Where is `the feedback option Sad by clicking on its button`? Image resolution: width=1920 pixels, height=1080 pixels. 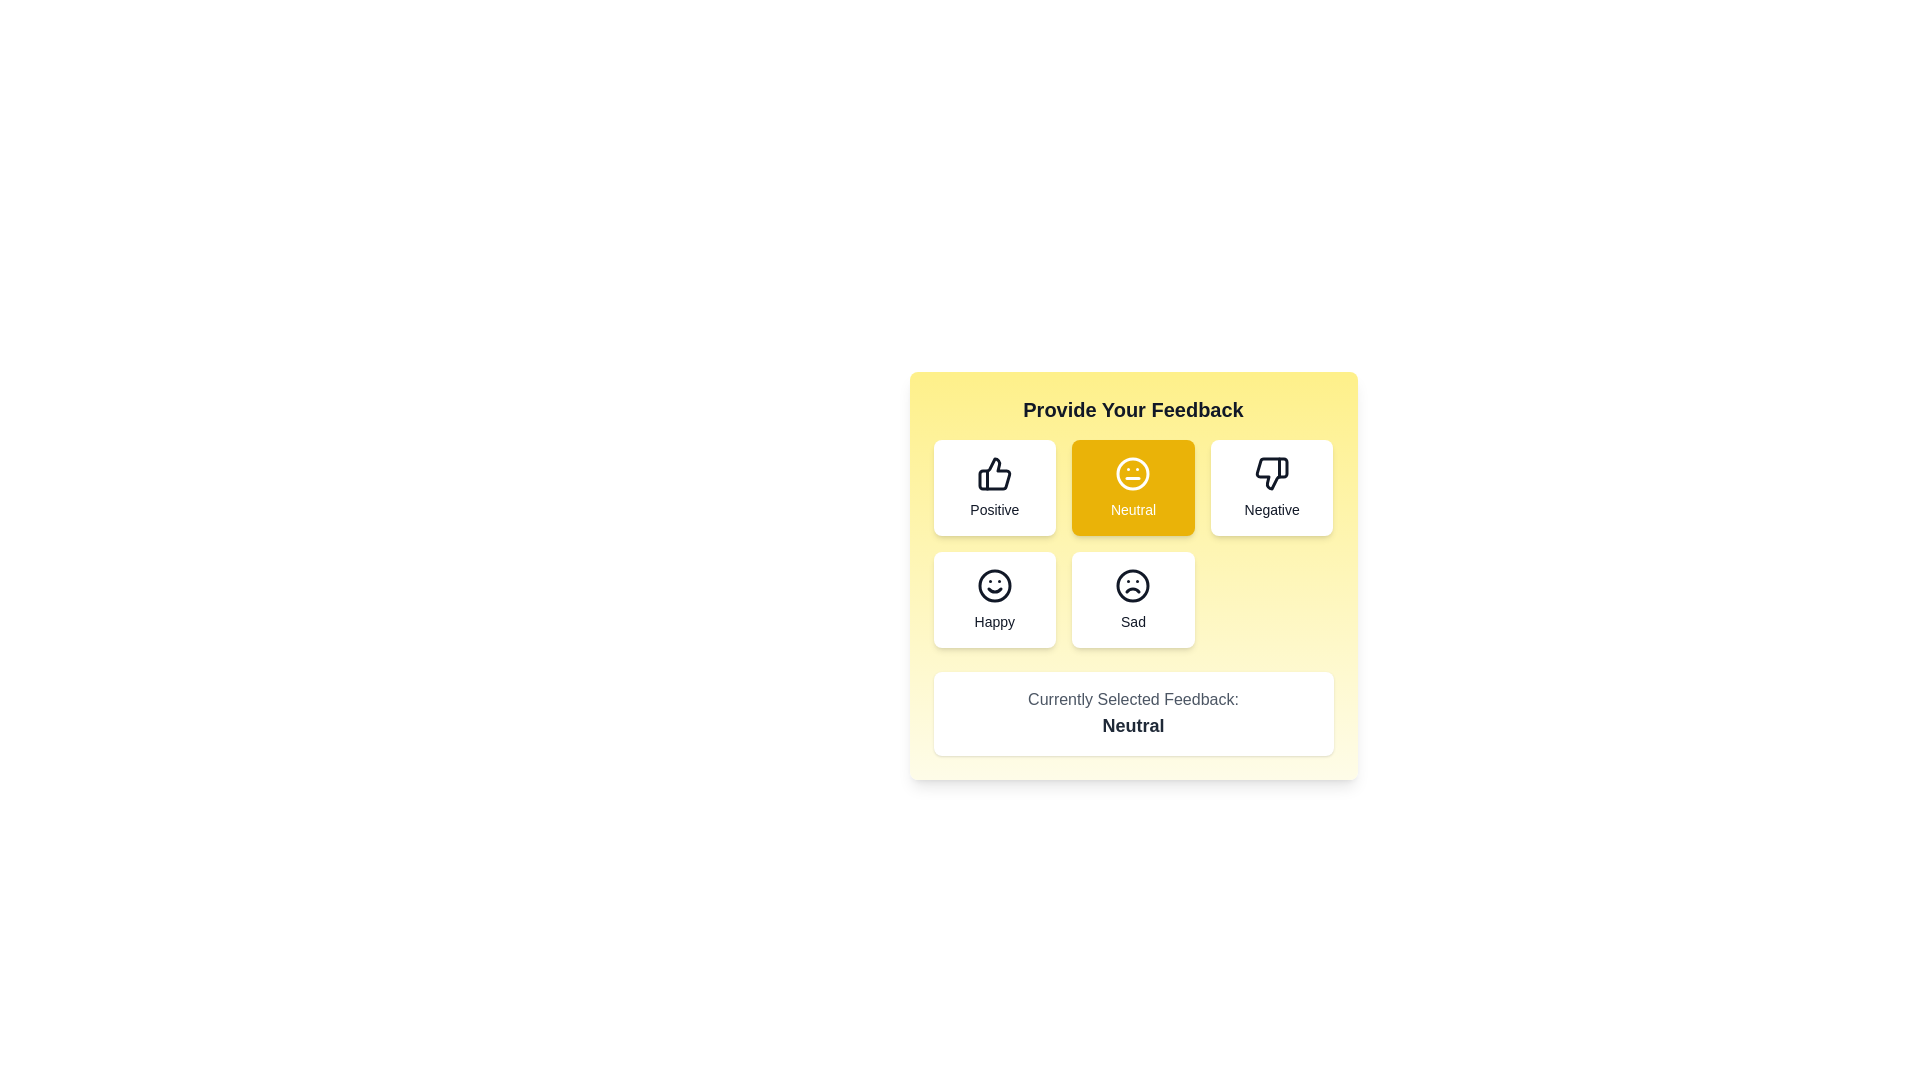 the feedback option Sad by clicking on its button is located at coordinates (1133, 599).